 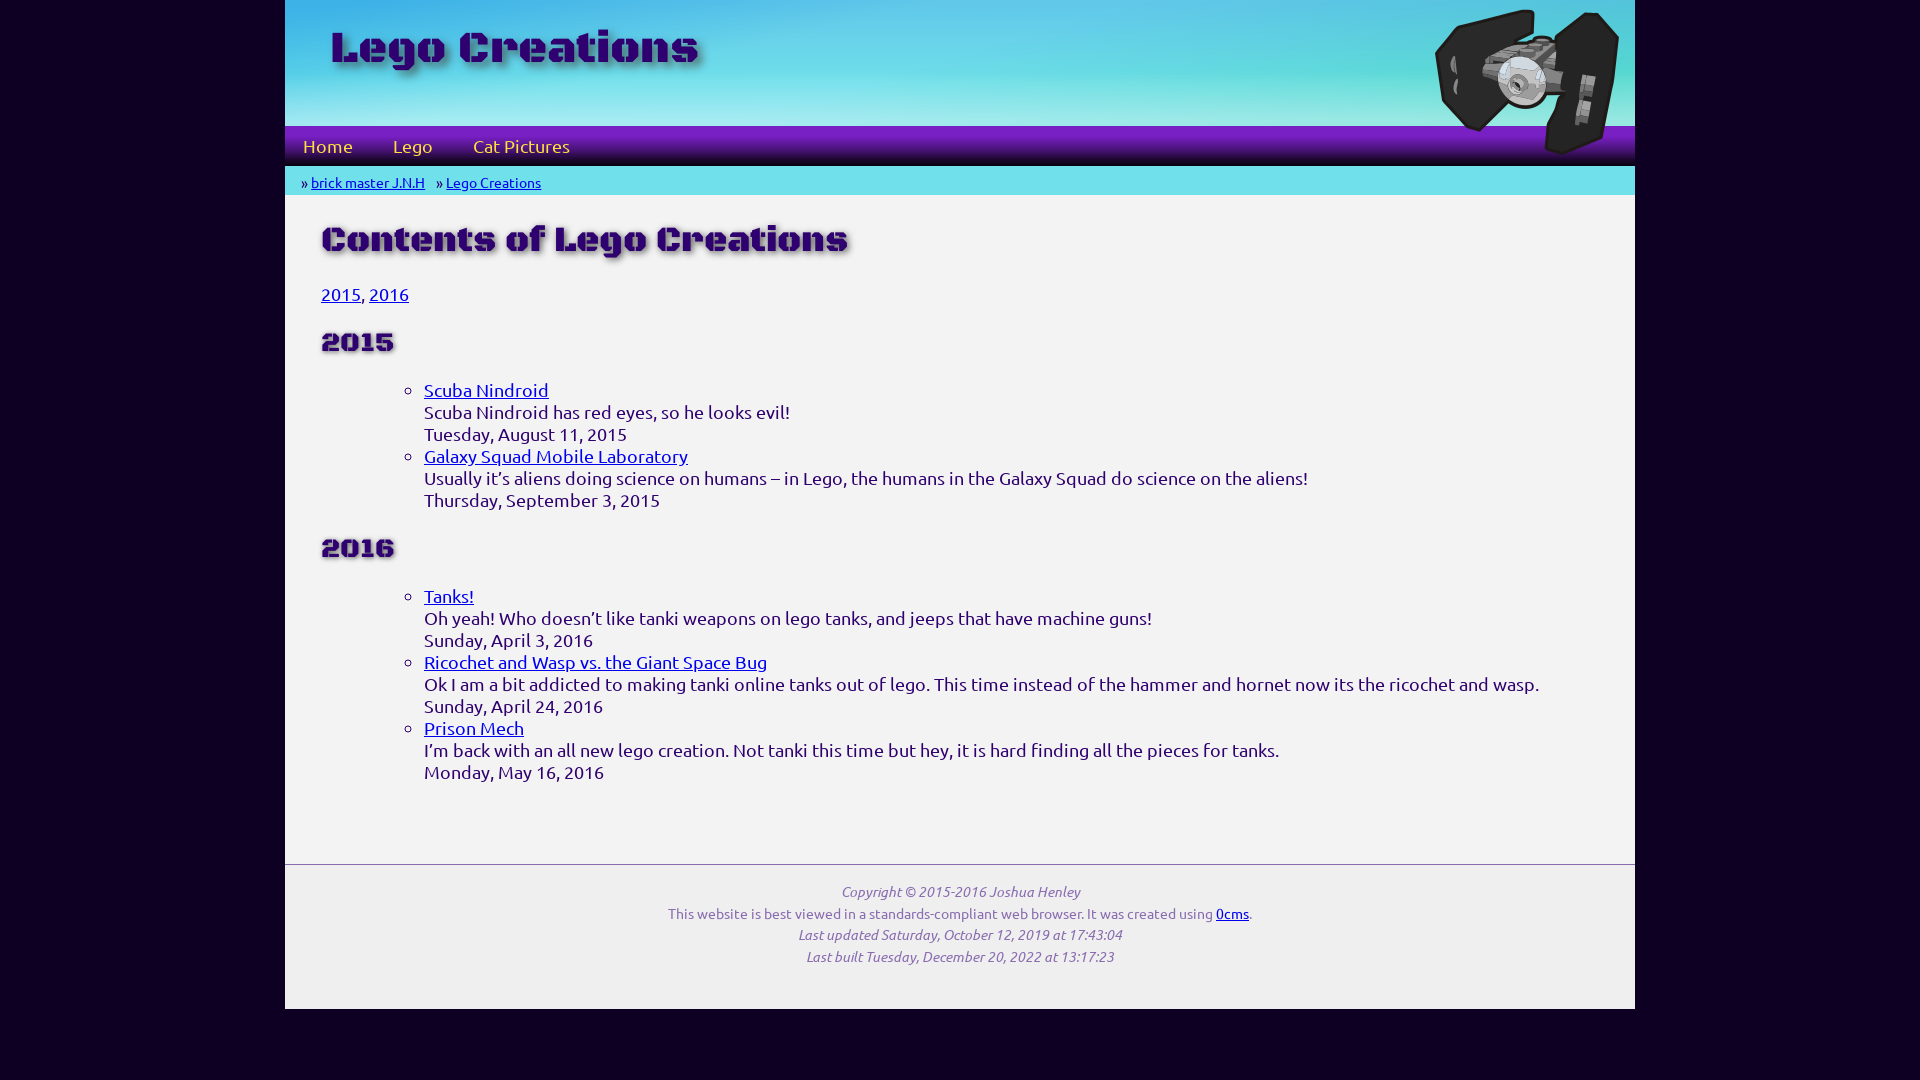 What do you see at coordinates (473, 727) in the screenshot?
I see `'Prison Mech'` at bounding box center [473, 727].